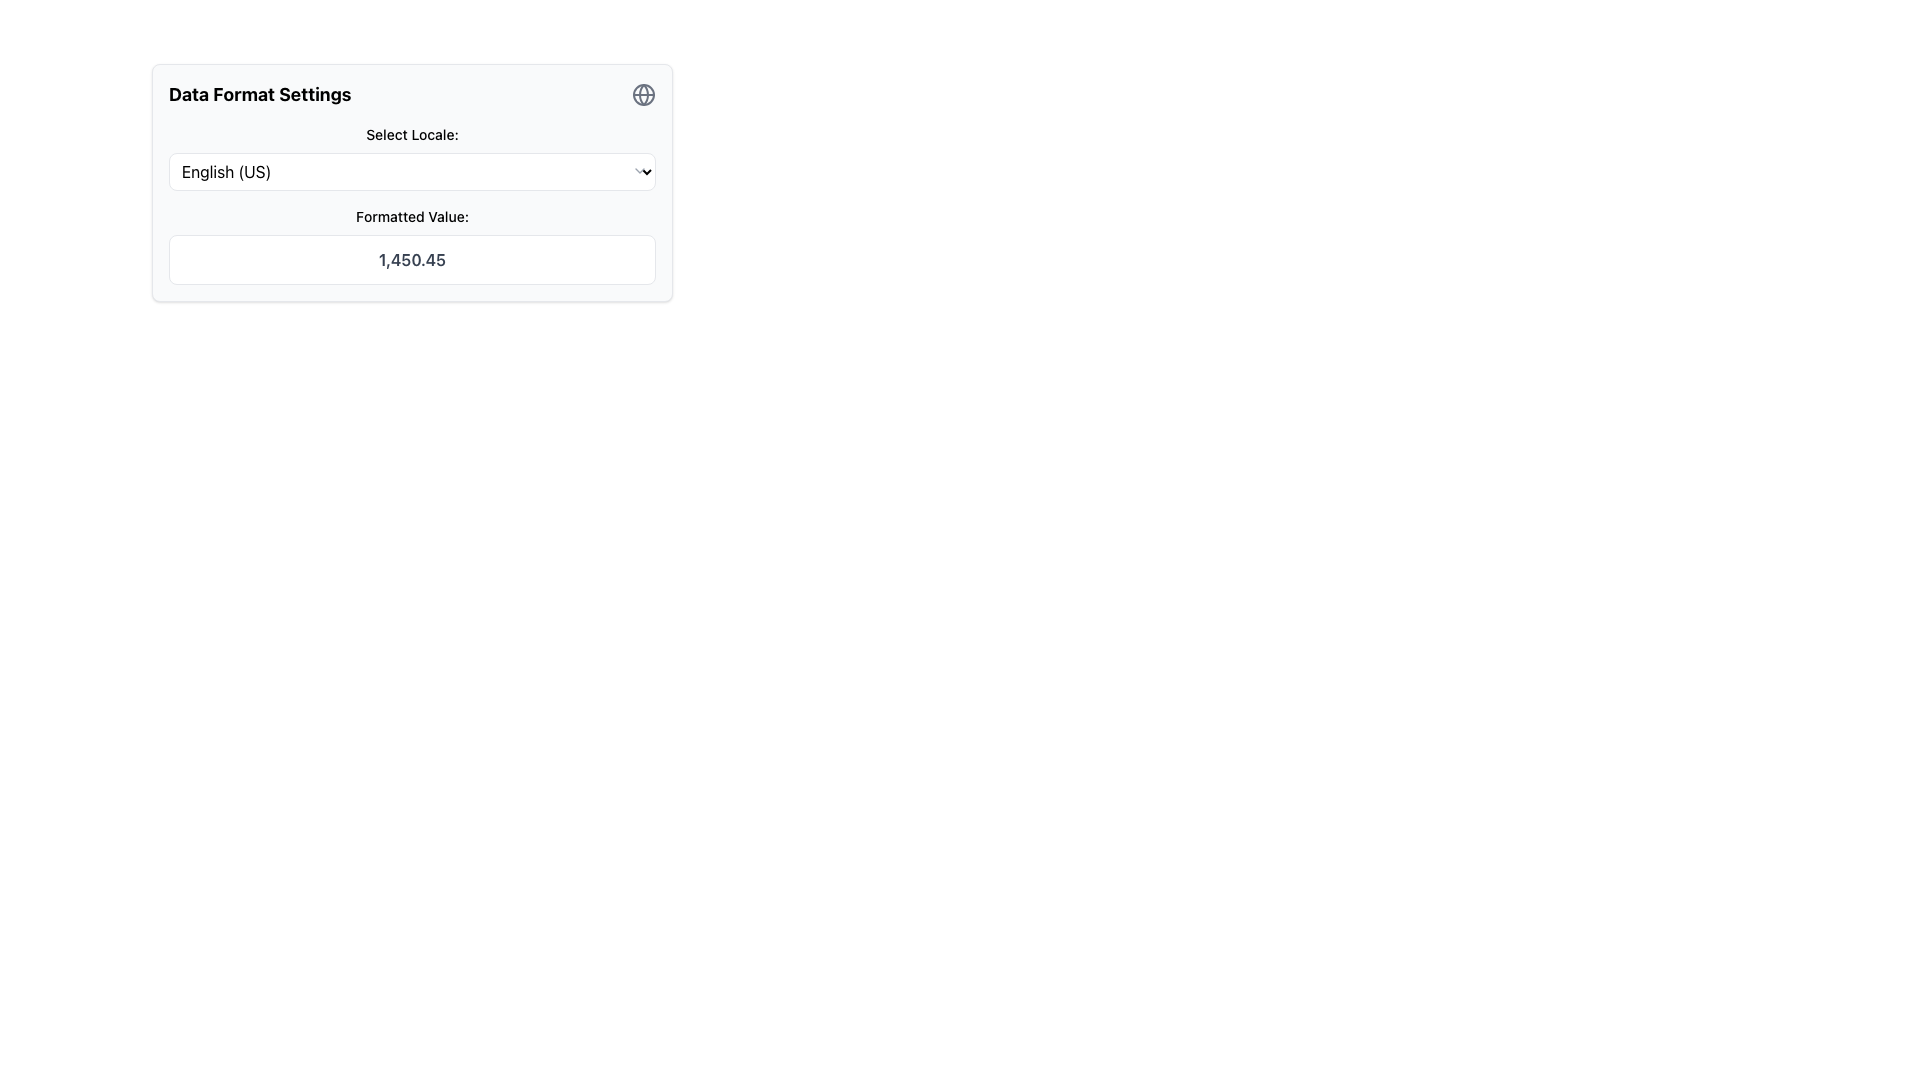 This screenshot has width=1920, height=1080. What do you see at coordinates (411, 182) in the screenshot?
I see `formatted value displayed in the panel labeled 'Data Format Settings', which is located at the top center of the interface and shows '1,450.45'` at bounding box center [411, 182].